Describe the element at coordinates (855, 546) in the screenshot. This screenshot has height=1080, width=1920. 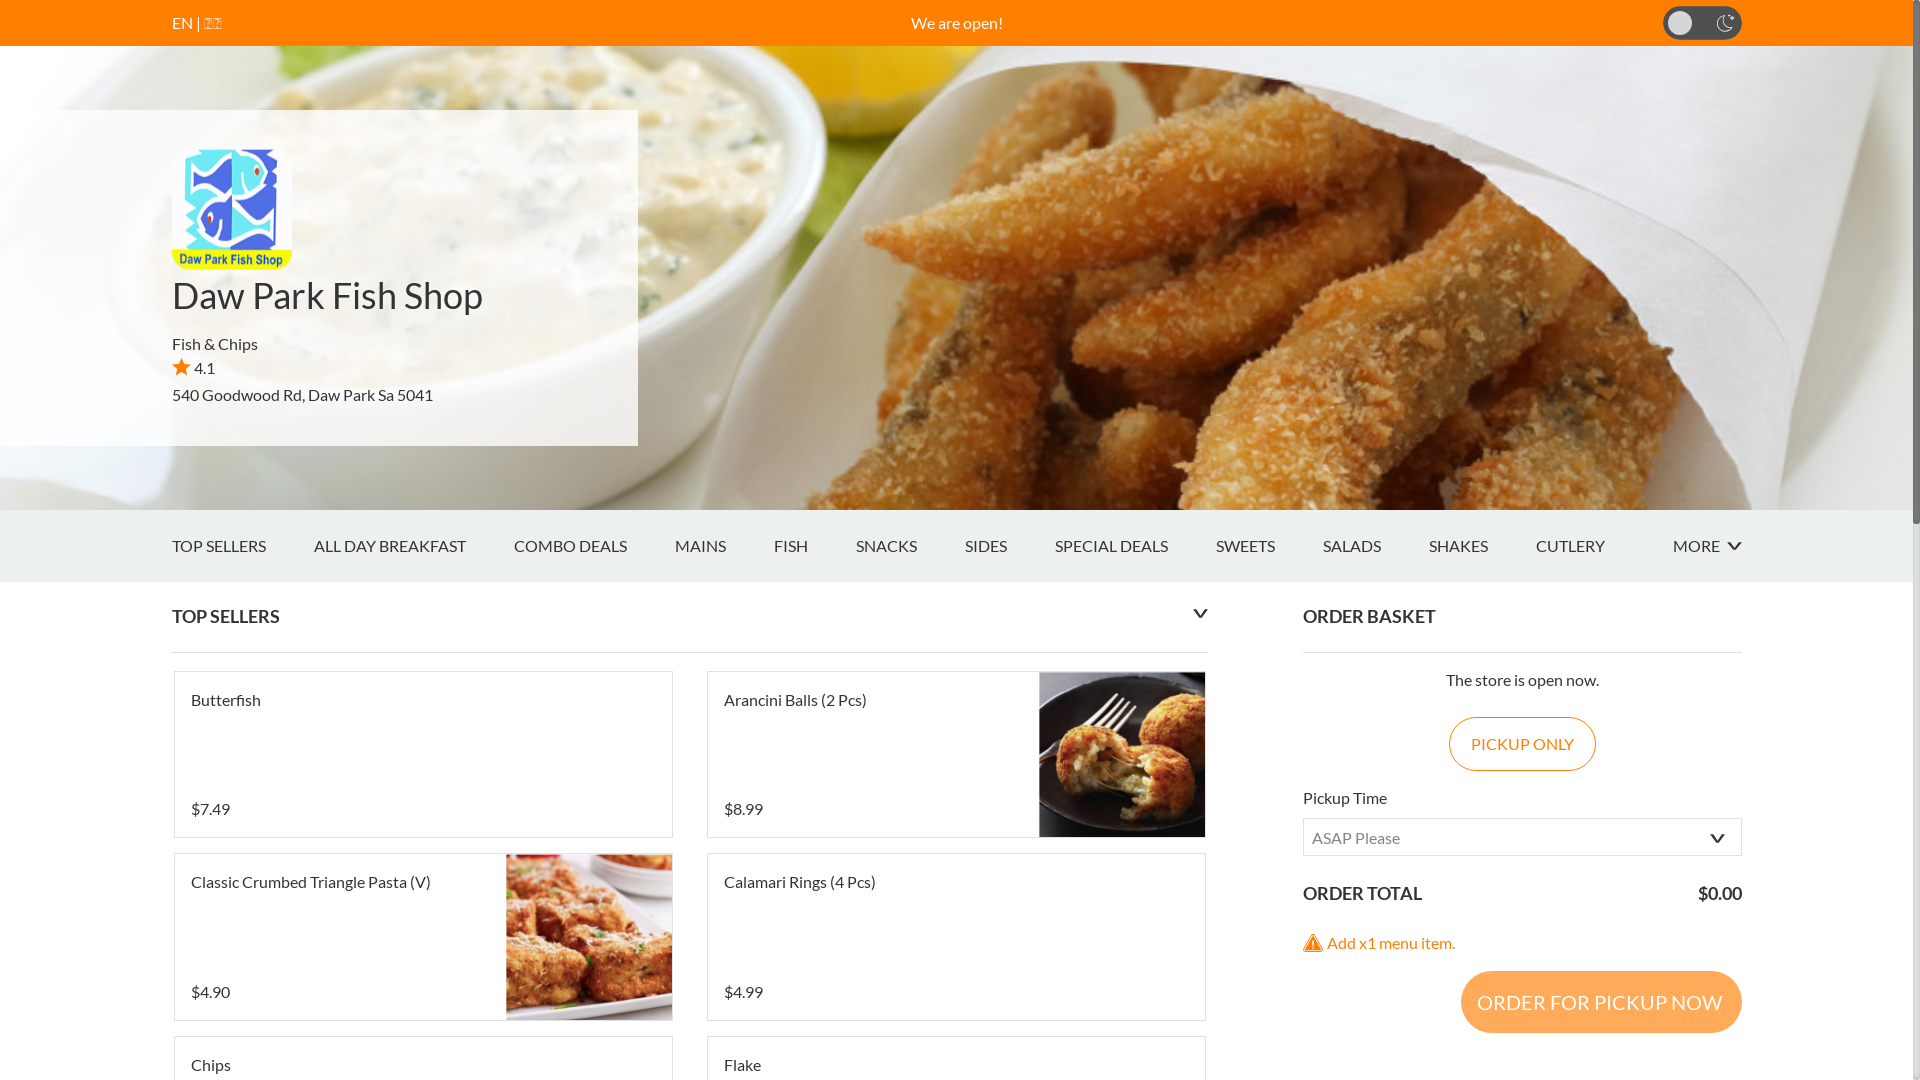
I see `'SNACKS'` at that location.